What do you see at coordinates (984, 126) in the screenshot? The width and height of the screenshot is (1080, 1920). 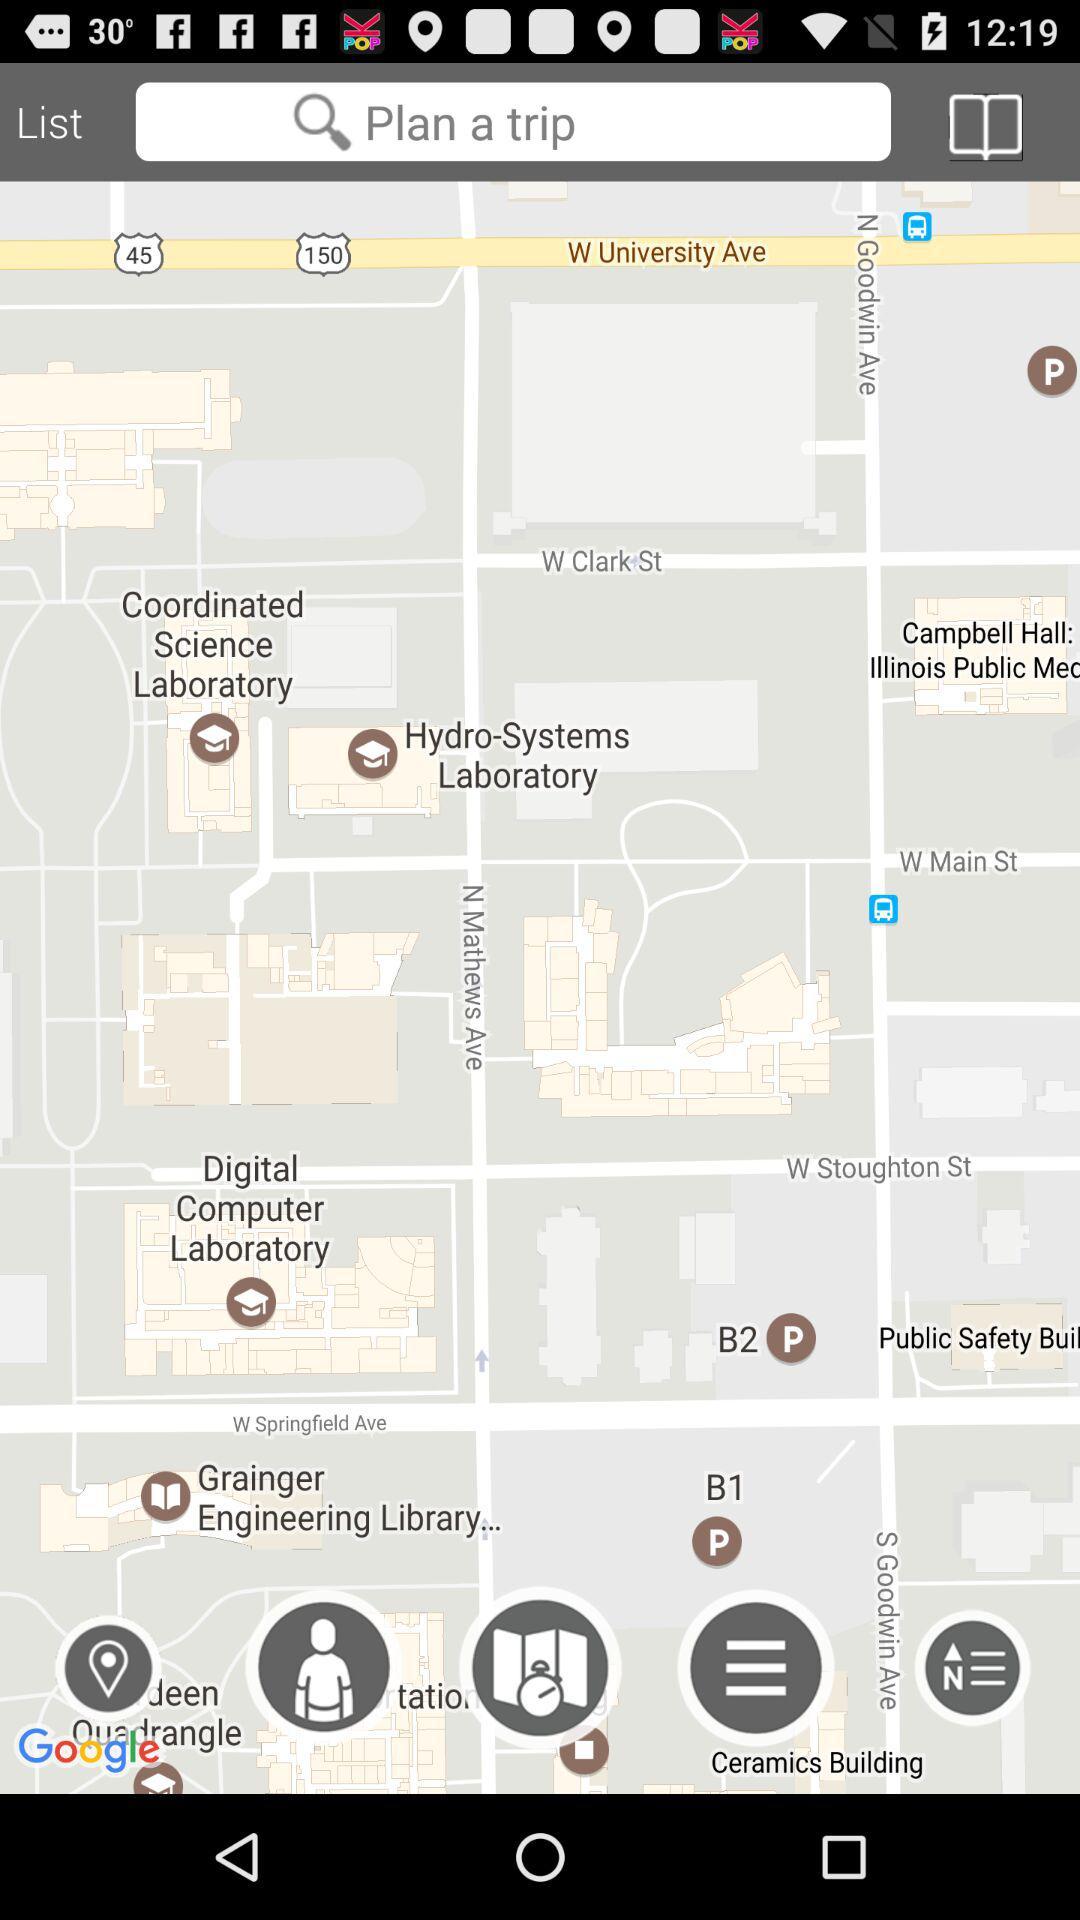 I see `the icon at the top right corner` at bounding box center [984, 126].